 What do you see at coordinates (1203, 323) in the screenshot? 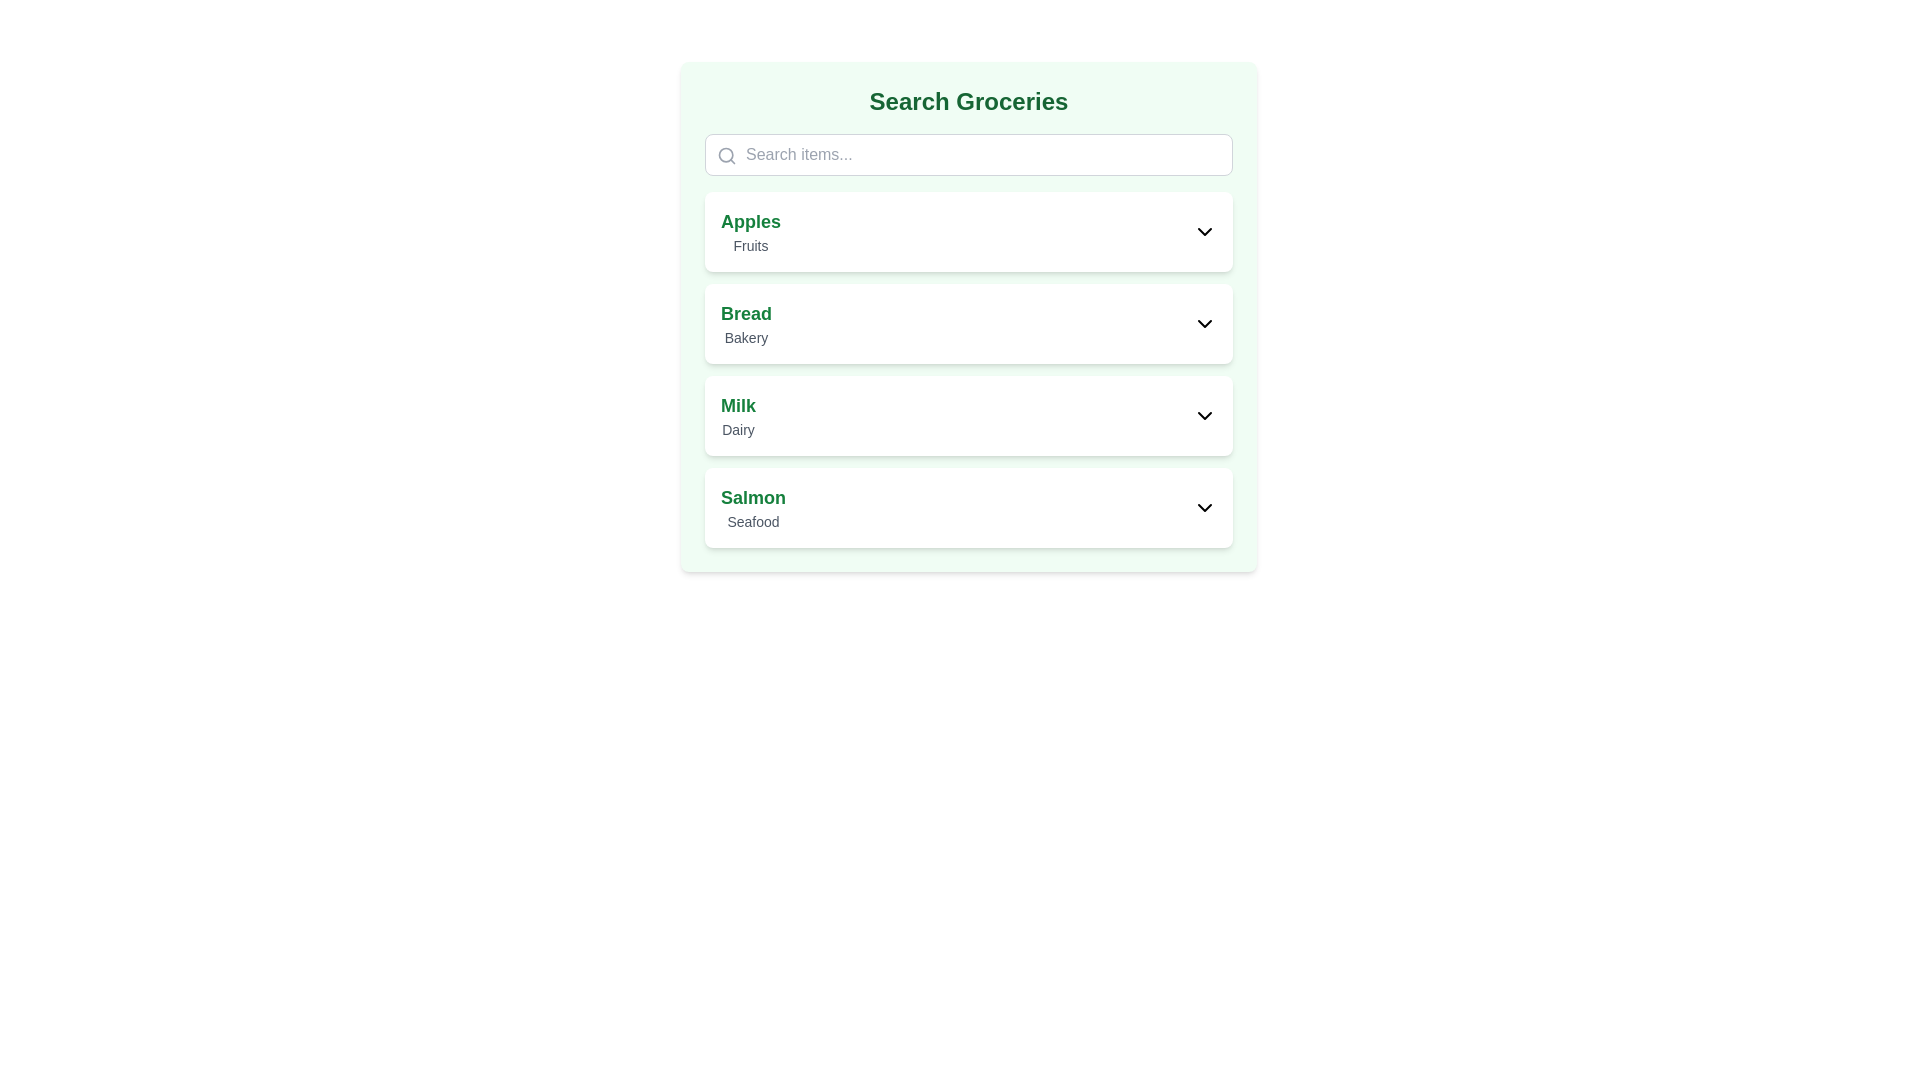
I see `the Chevron-Down icon next to the 'BreadBakery' text in the 'Search Groceries' interface` at bounding box center [1203, 323].